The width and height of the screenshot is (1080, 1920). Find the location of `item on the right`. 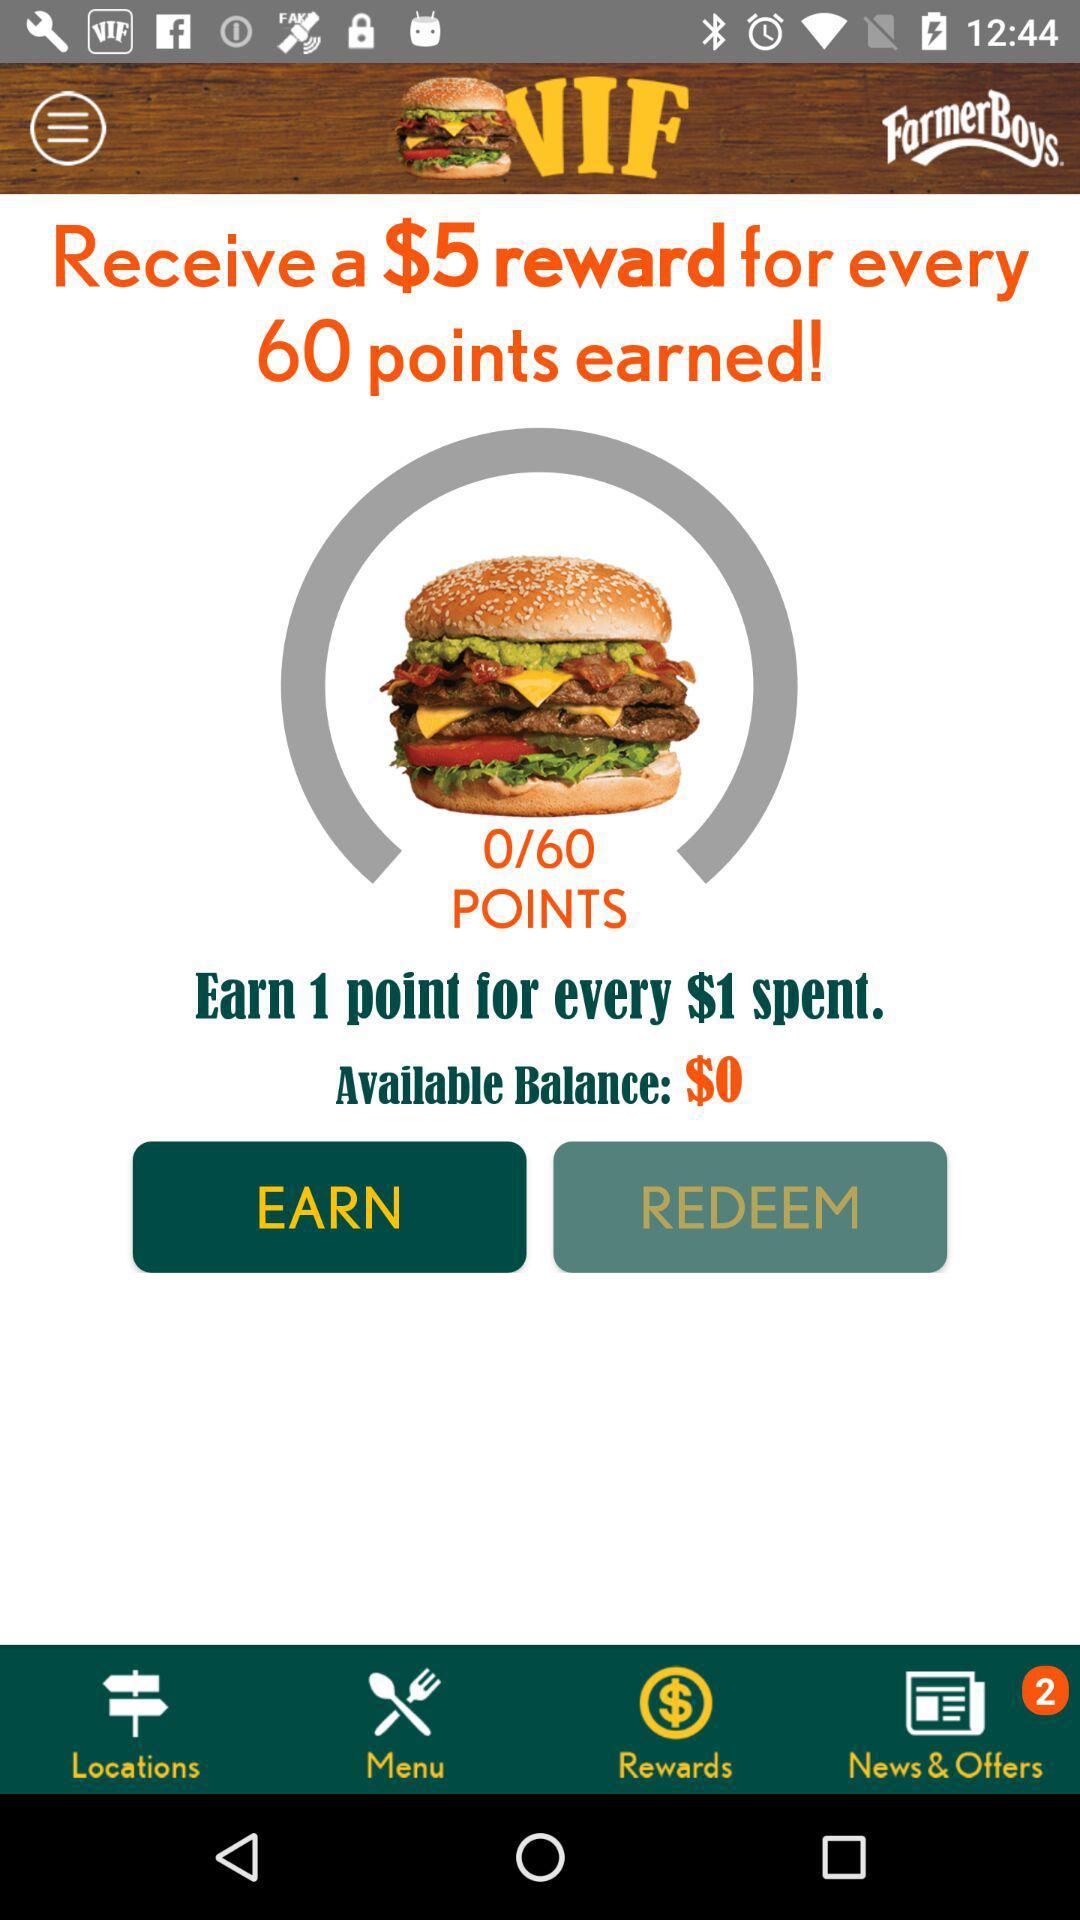

item on the right is located at coordinates (750, 1206).